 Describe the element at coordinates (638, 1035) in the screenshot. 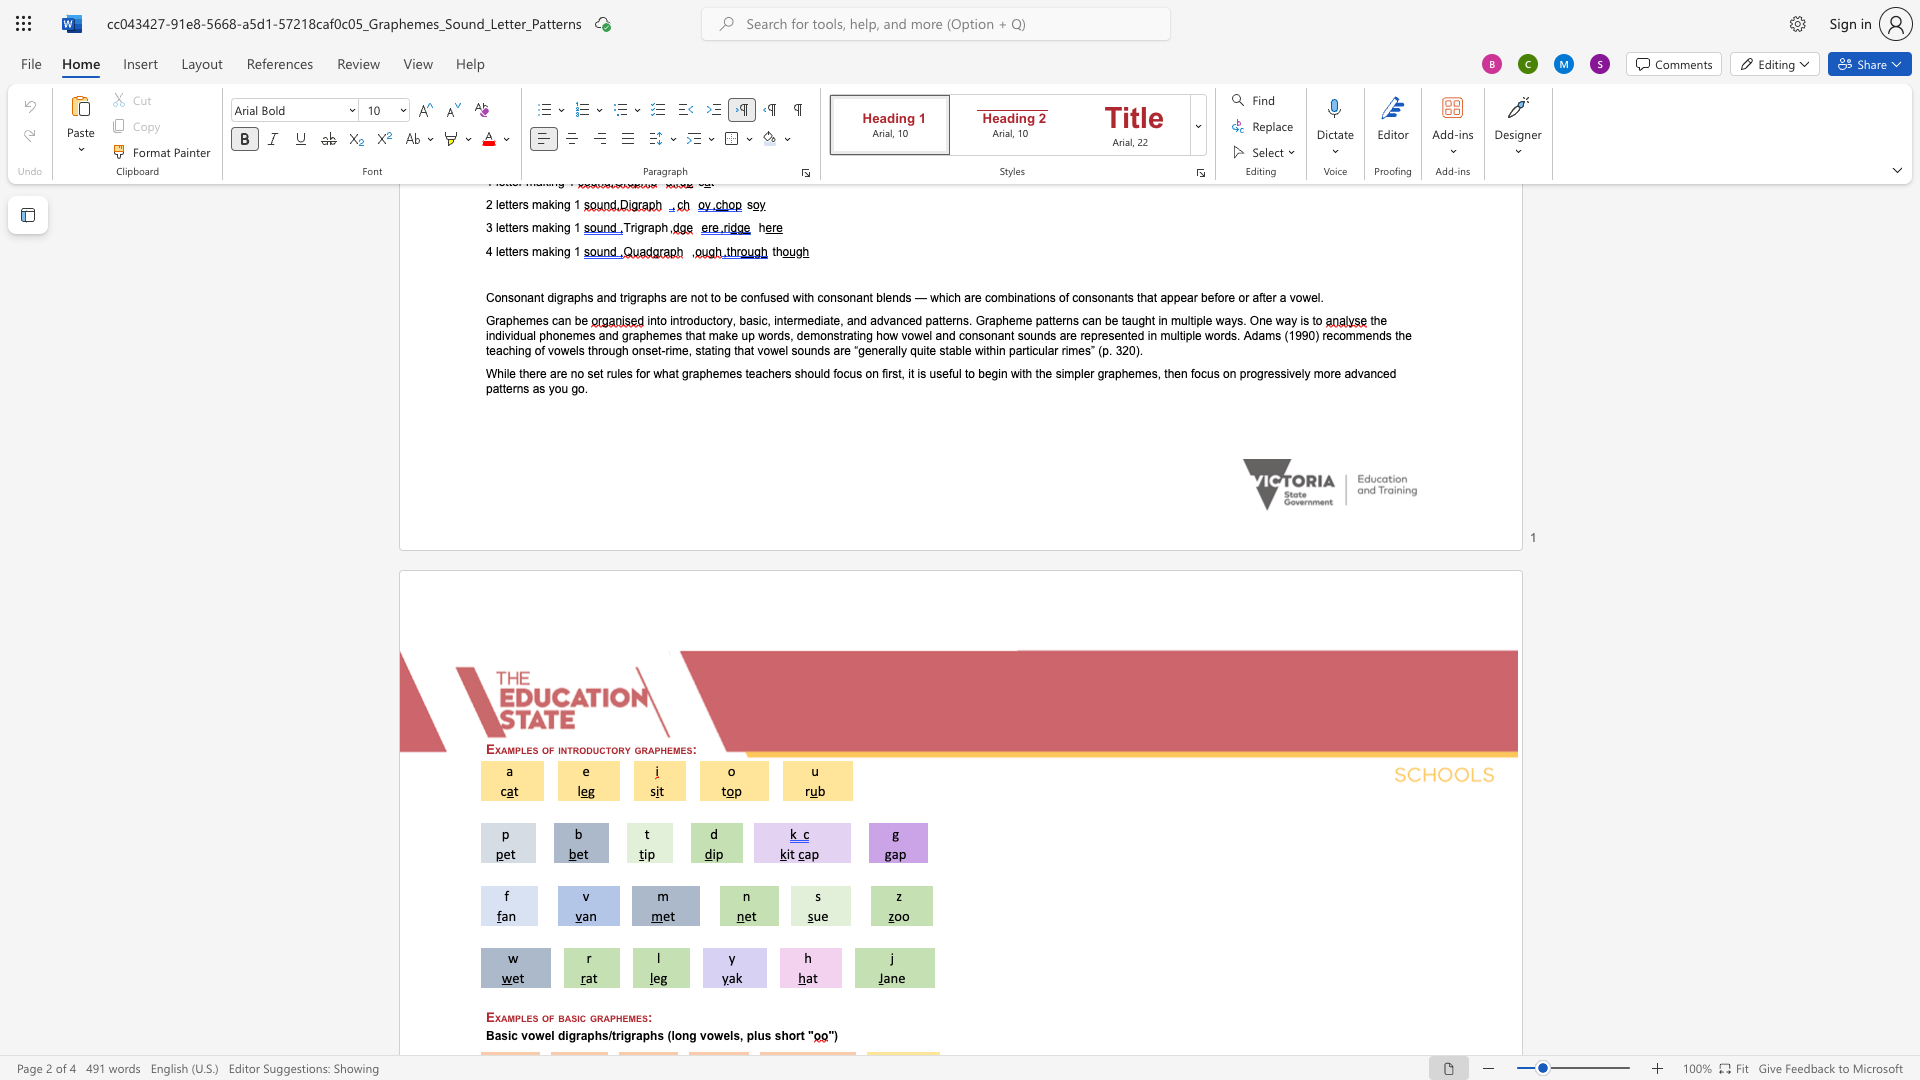

I see `the 3th character "a" in the text` at that location.